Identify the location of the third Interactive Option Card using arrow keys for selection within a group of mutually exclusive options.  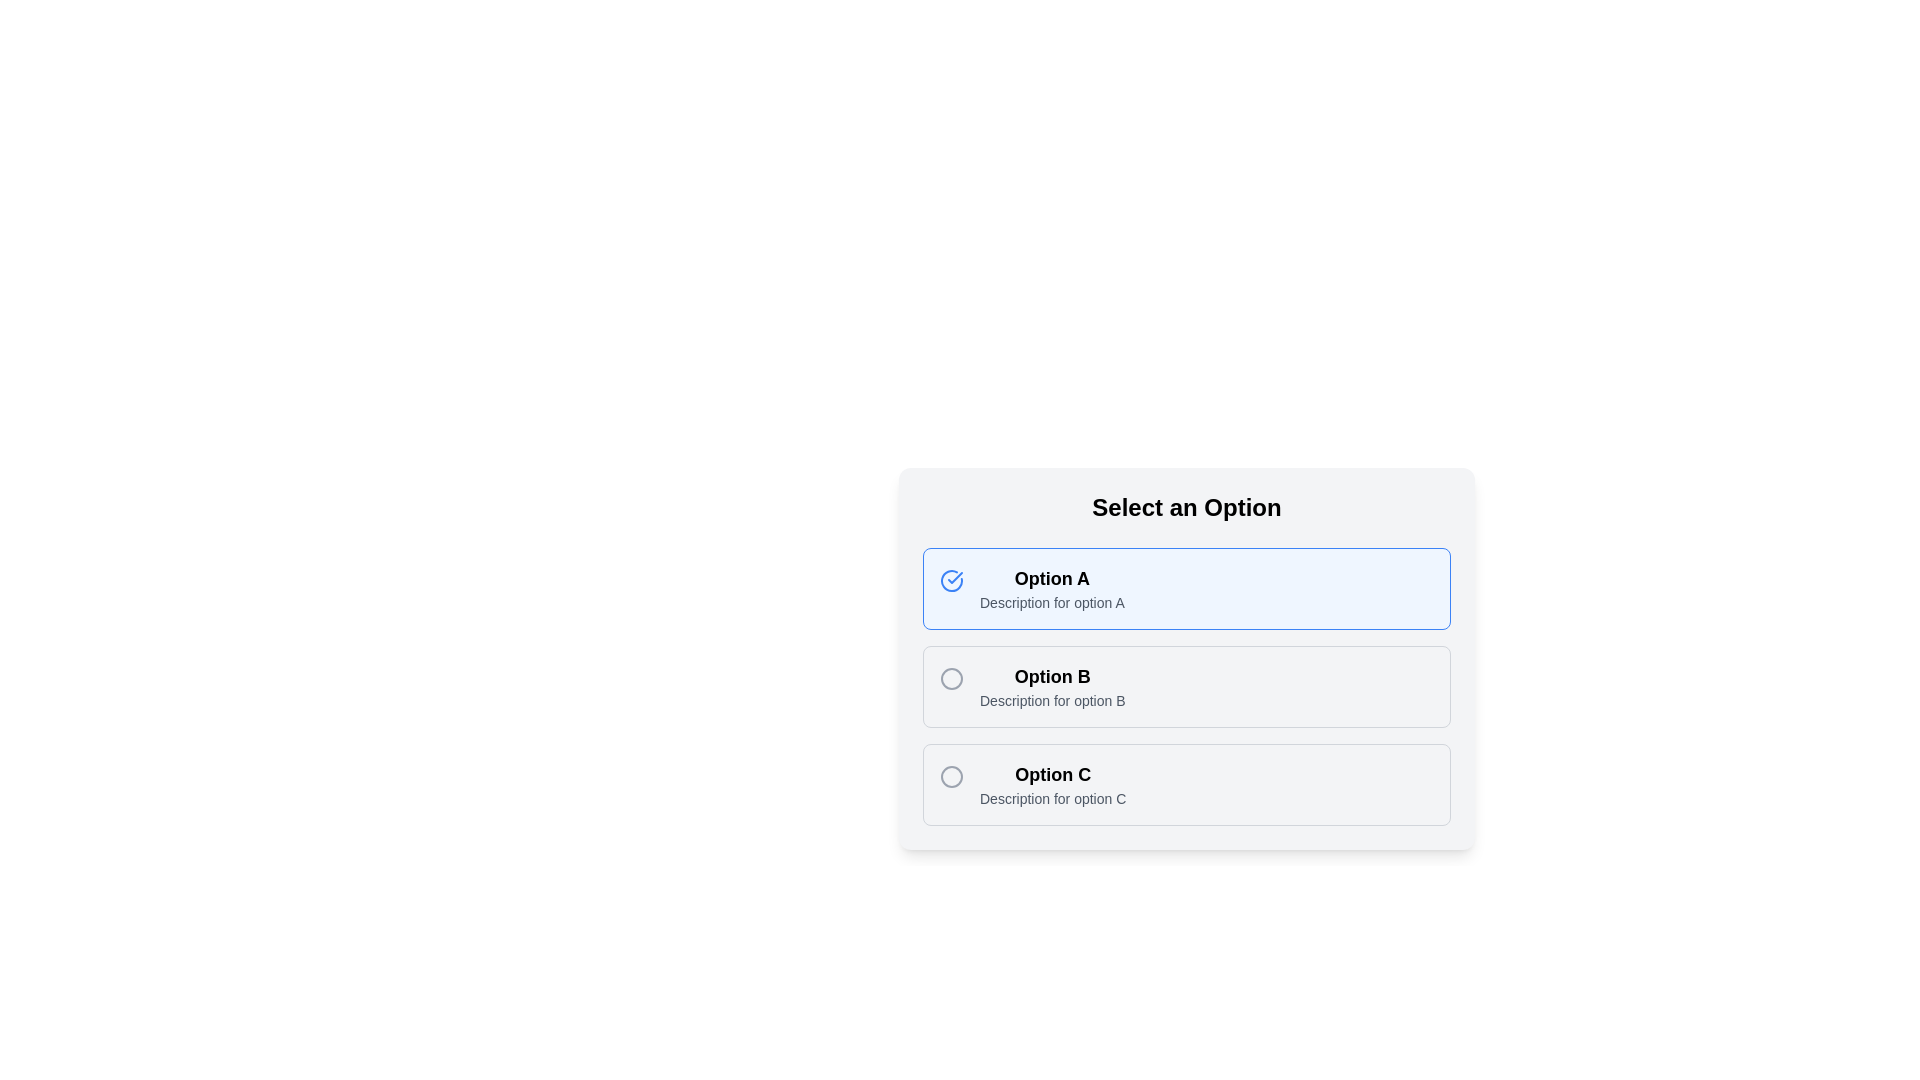
(1186, 784).